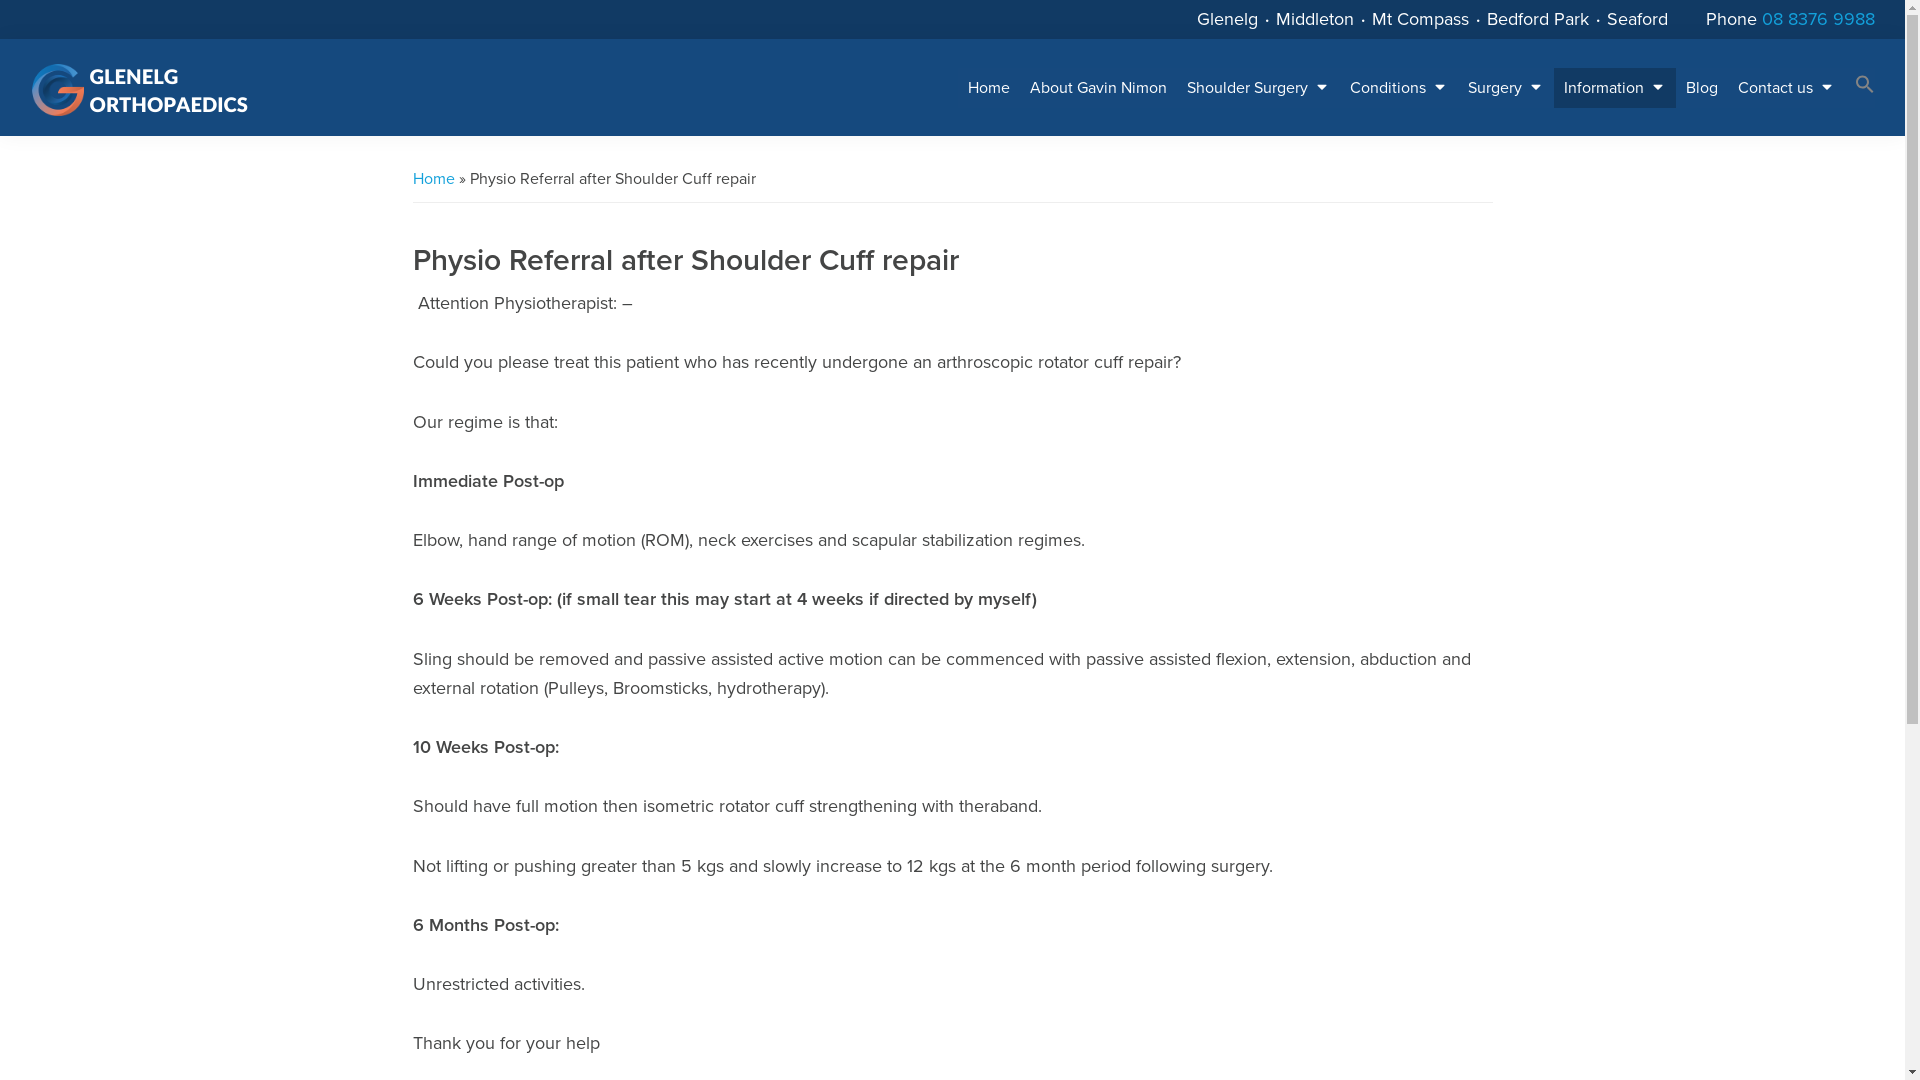  Describe the element at coordinates (1419, 19) in the screenshot. I see `'Mt Compass'` at that location.